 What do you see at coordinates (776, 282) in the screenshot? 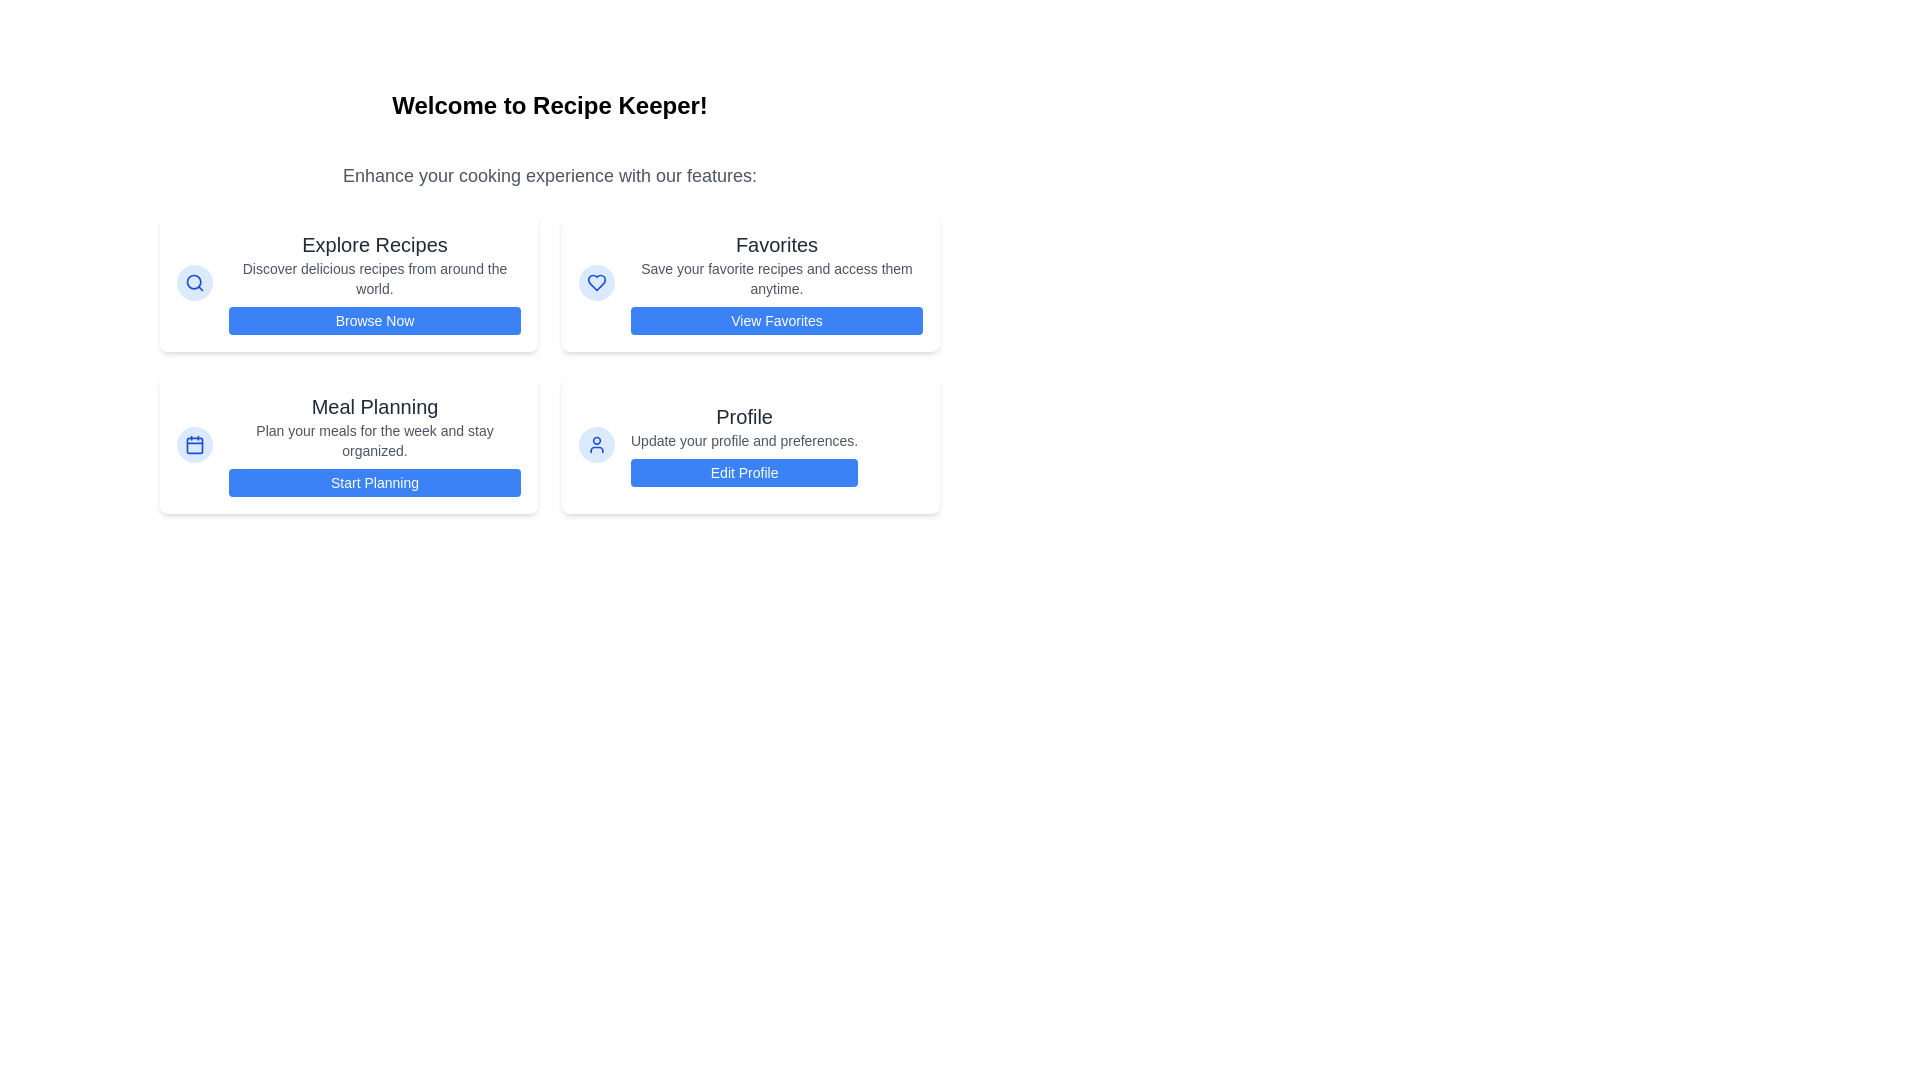
I see `descriptive text of the Informational card that communicates the functionality of saving and accessing favorite recipes, located in the second column of a 2x2 grid layout` at bounding box center [776, 282].